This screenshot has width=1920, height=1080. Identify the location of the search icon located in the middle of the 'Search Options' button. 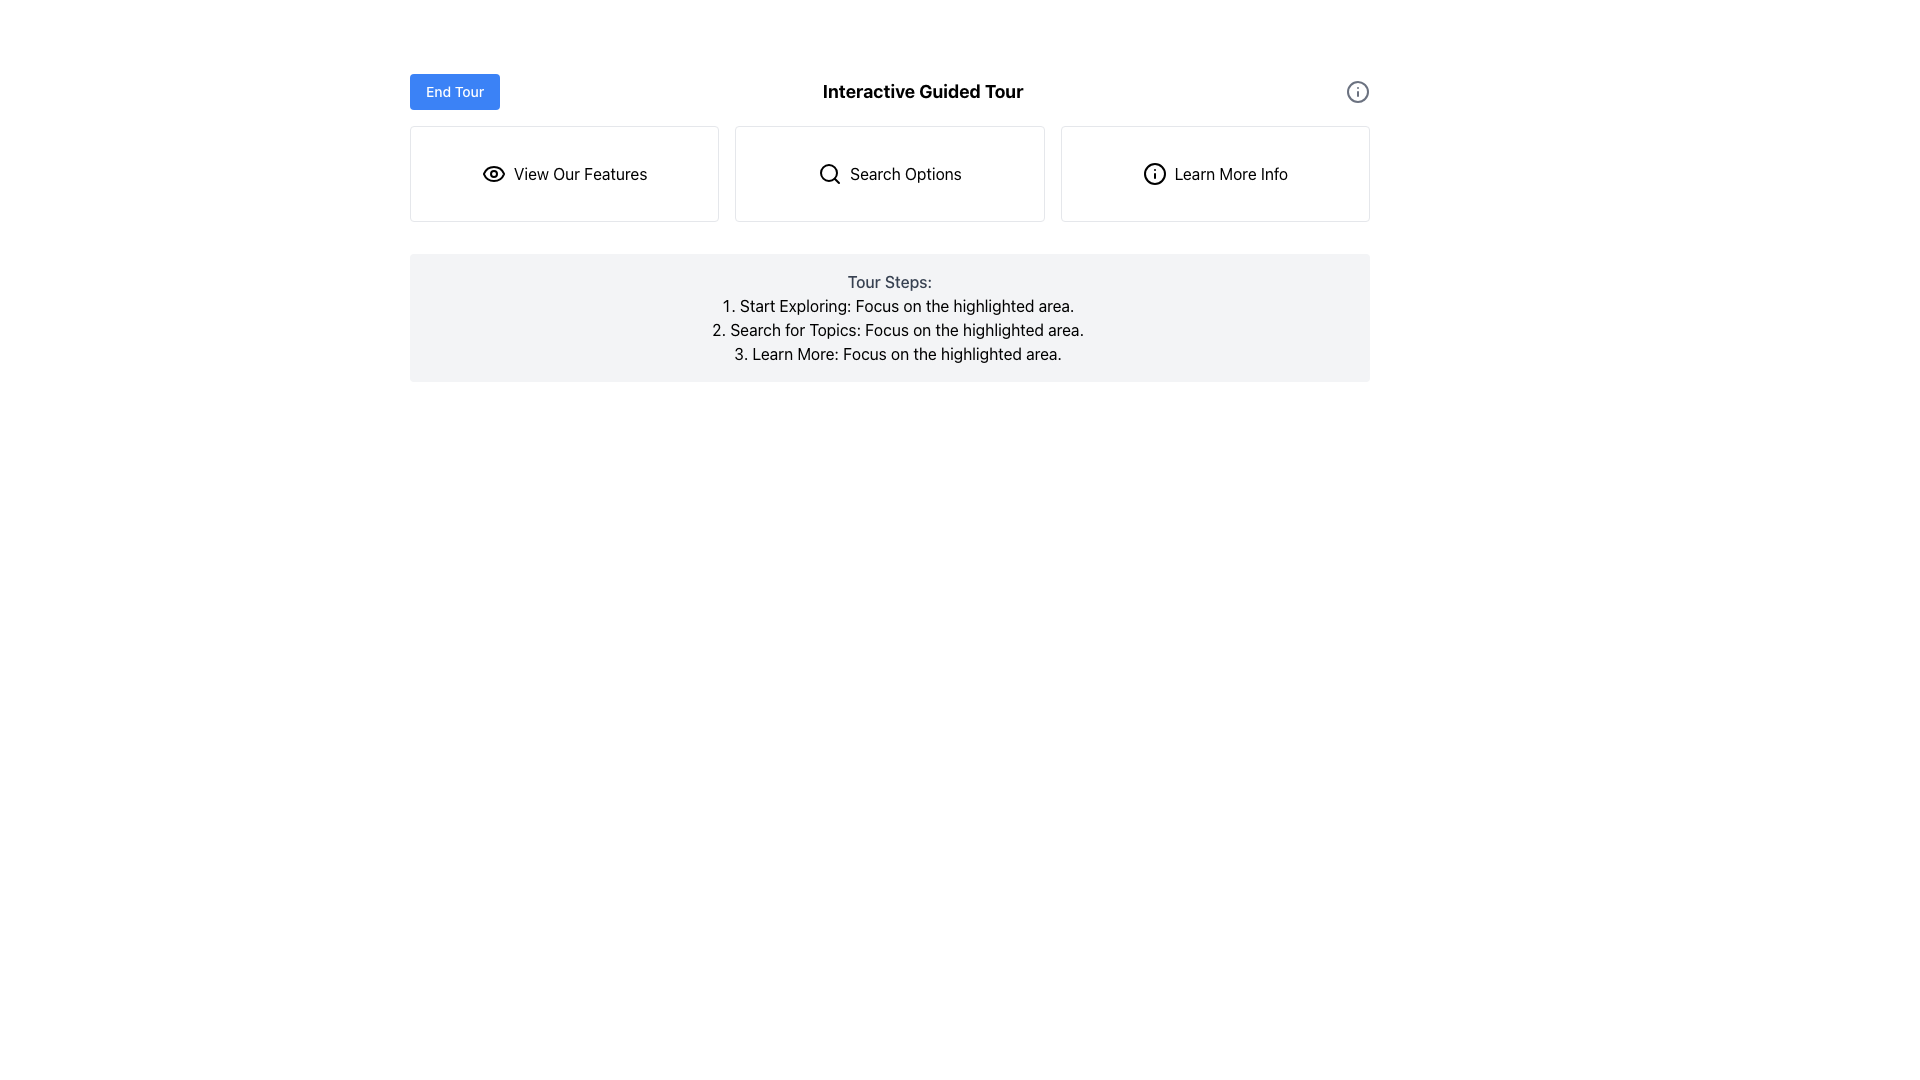
(830, 172).